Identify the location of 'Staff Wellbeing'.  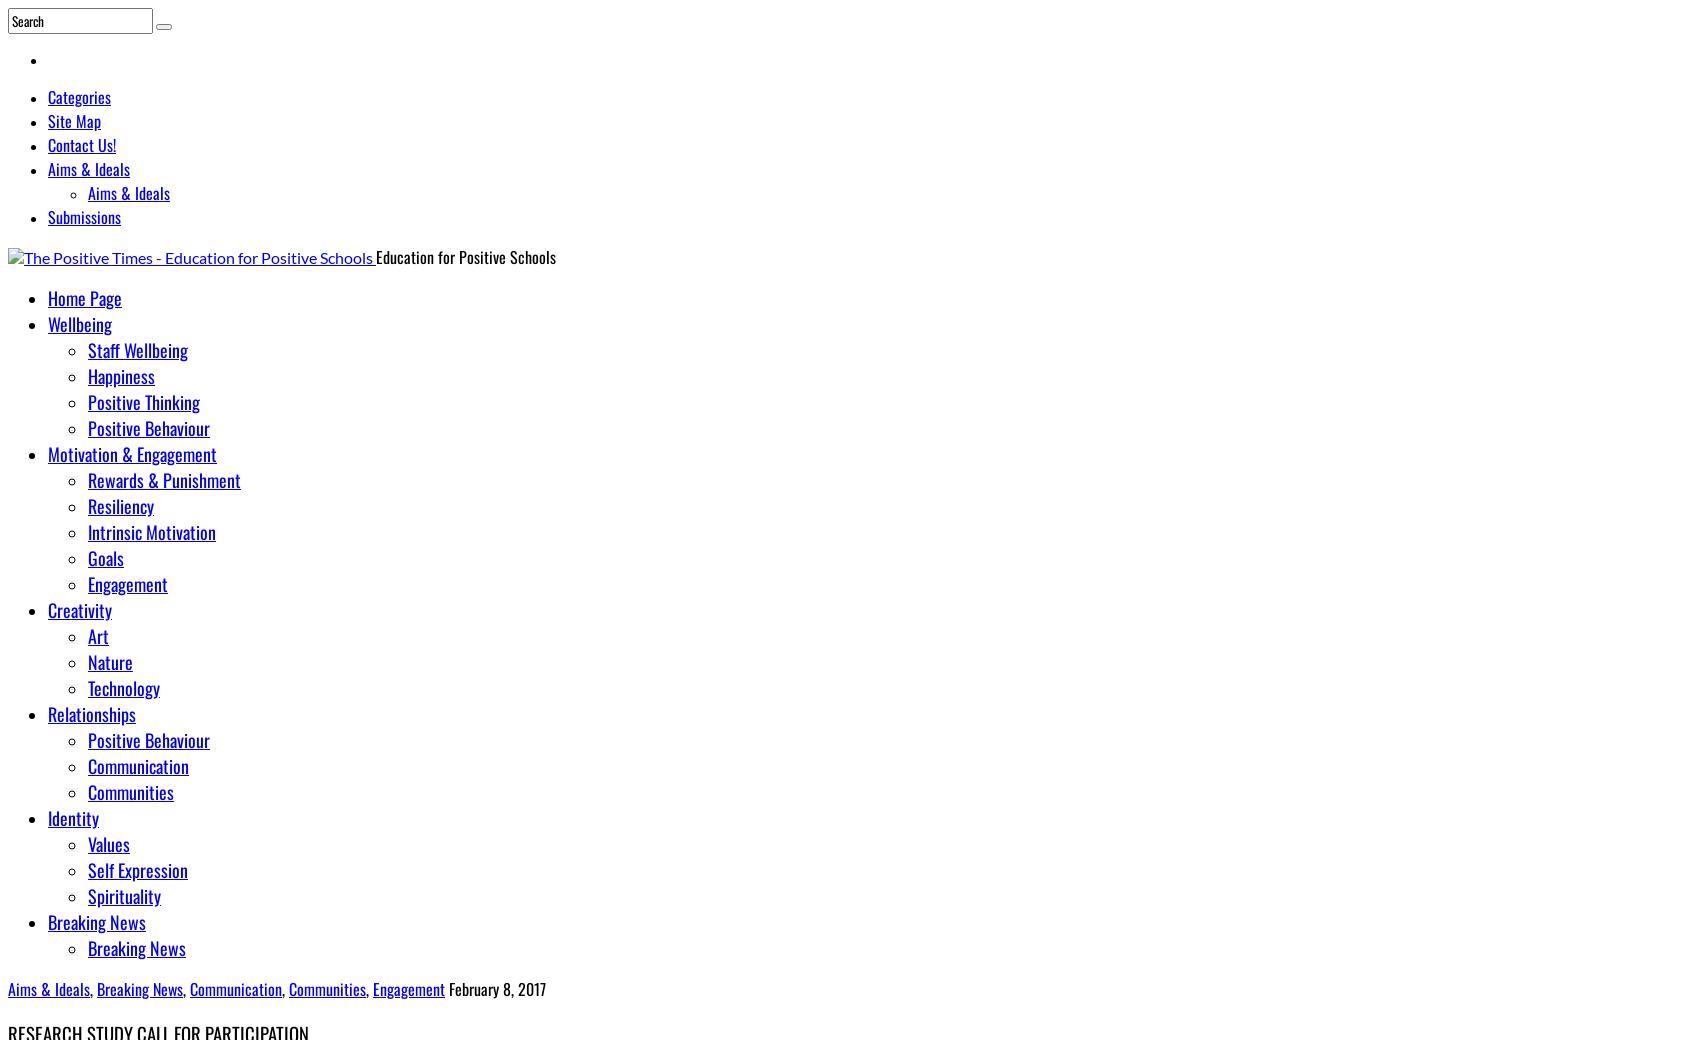
(88, 348).